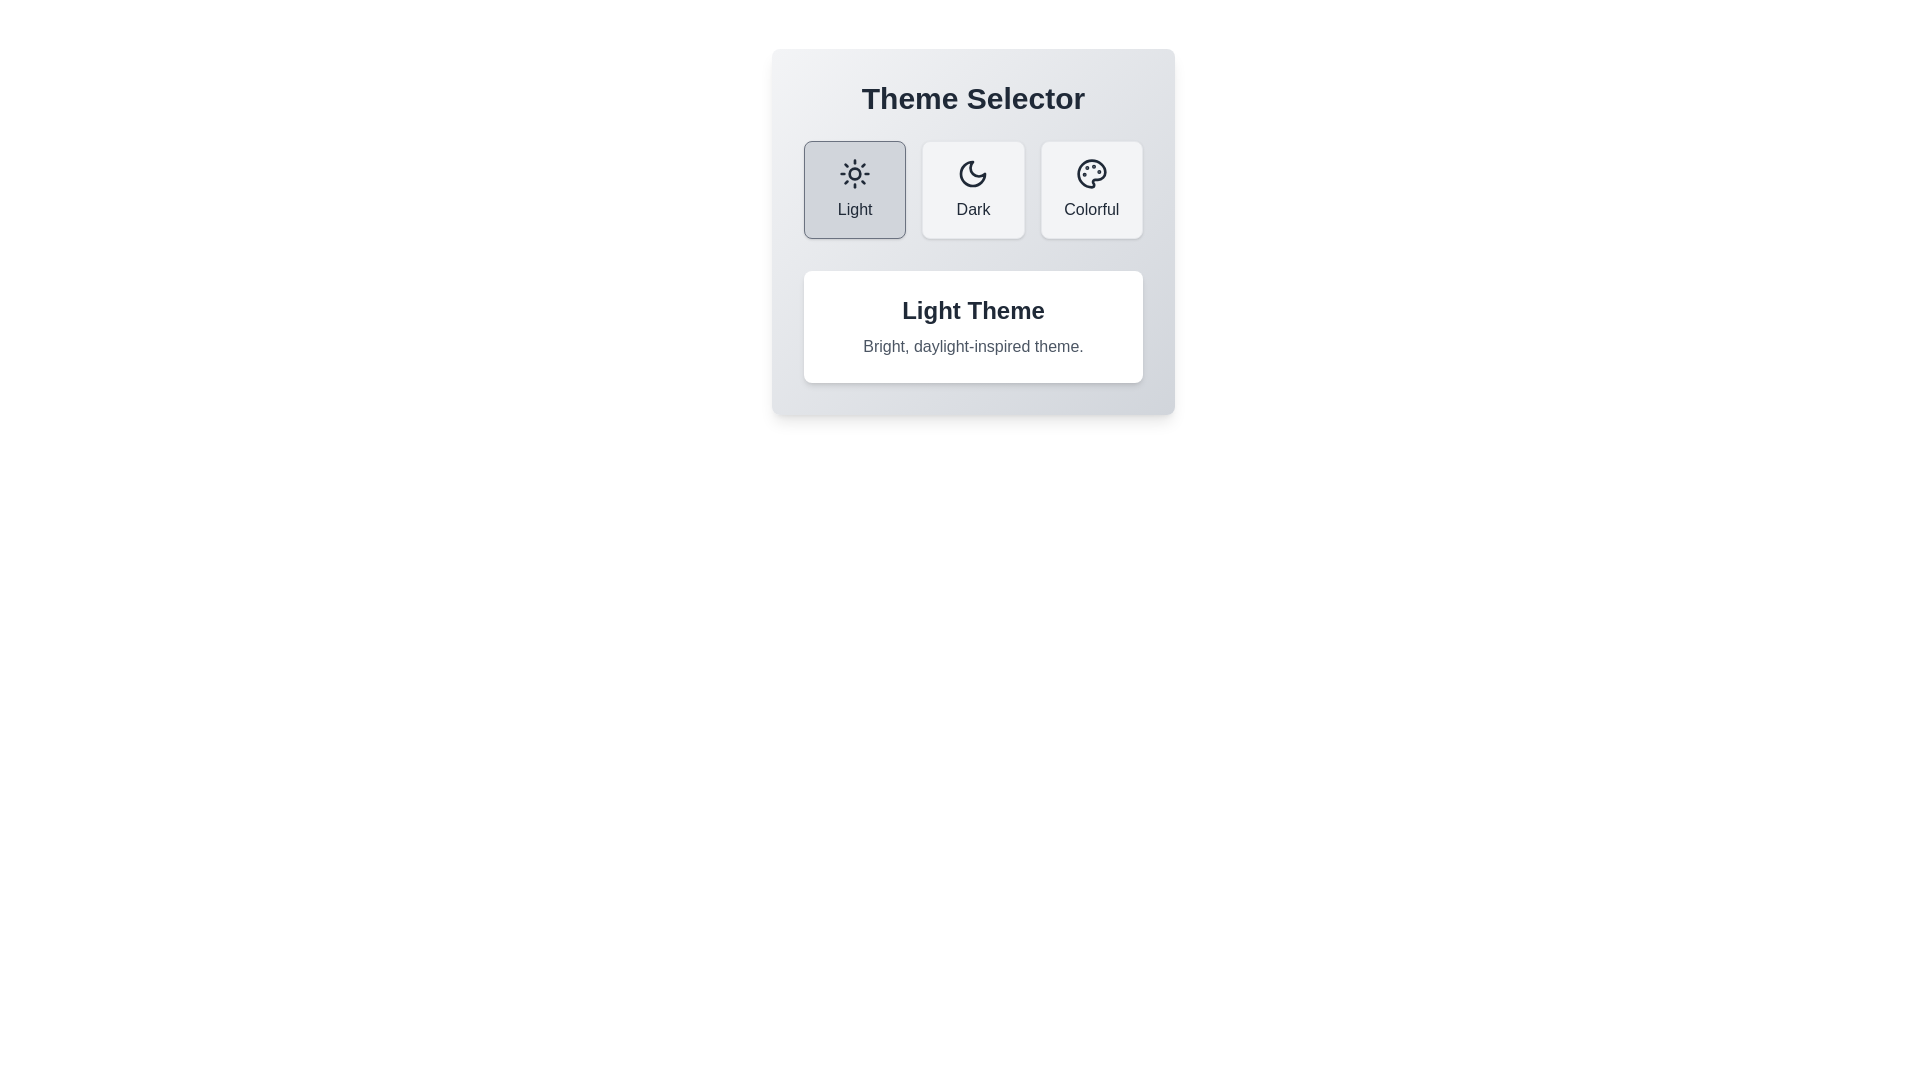 This screenshot has height=1080, width=1920. I want to click on the sun-shaped icon located within the 'Light' button in the 'Theme Selector' section, so click(855, 172).